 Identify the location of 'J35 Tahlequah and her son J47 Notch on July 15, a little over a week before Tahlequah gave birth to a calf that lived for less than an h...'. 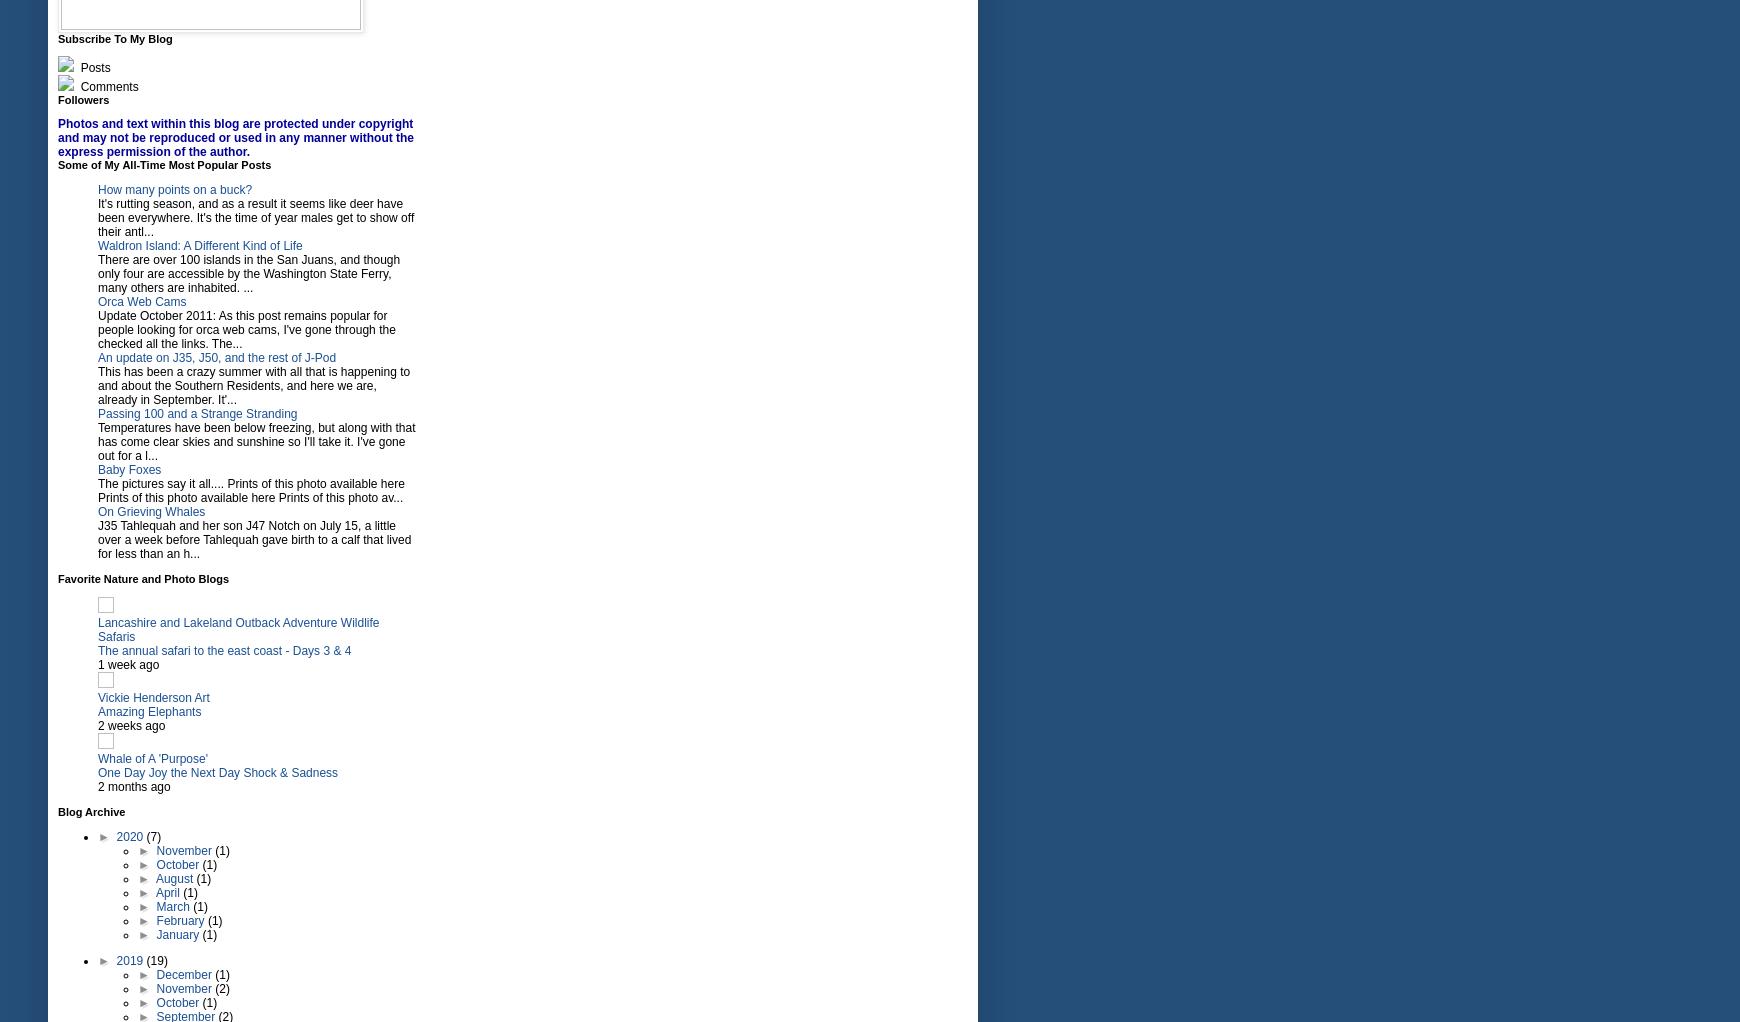
(254, 539).